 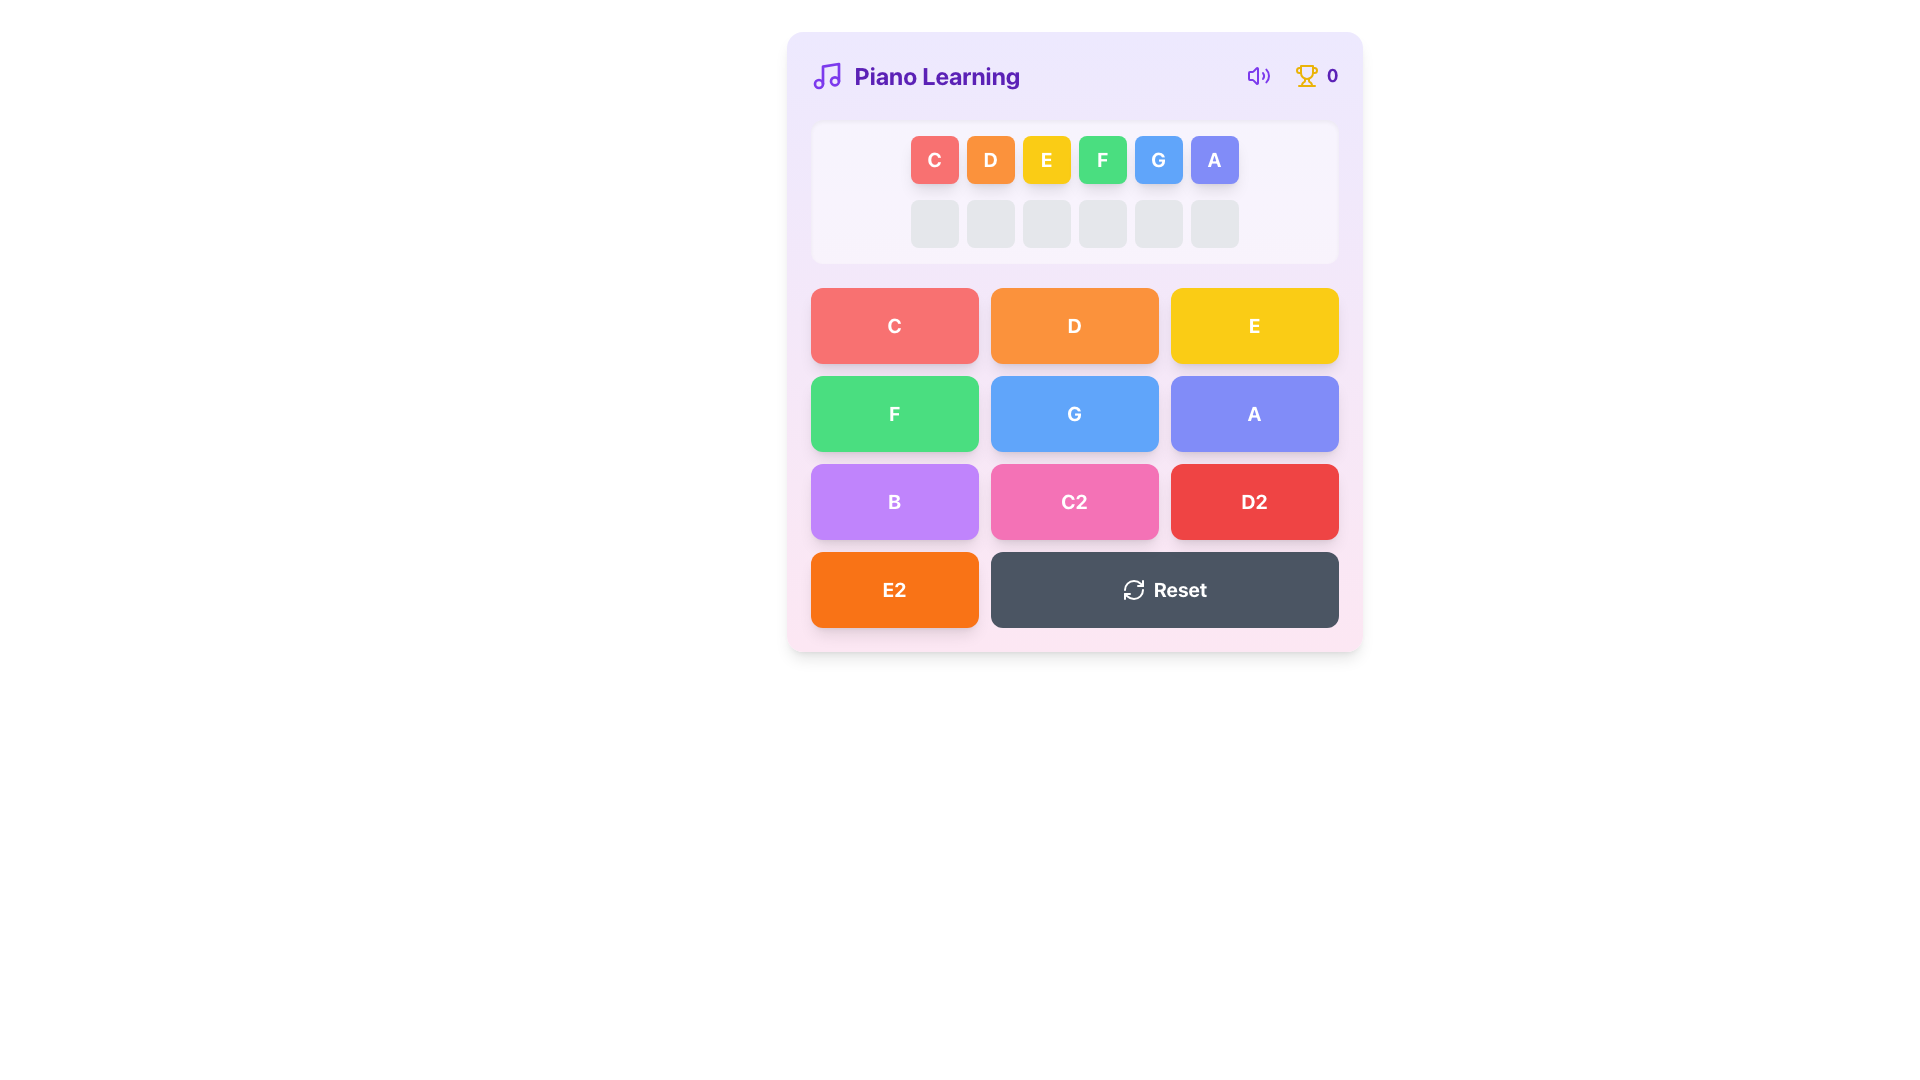 I want to click on the indigo button with a bold white 'A' centered on it, so click(x=1253, y=412).